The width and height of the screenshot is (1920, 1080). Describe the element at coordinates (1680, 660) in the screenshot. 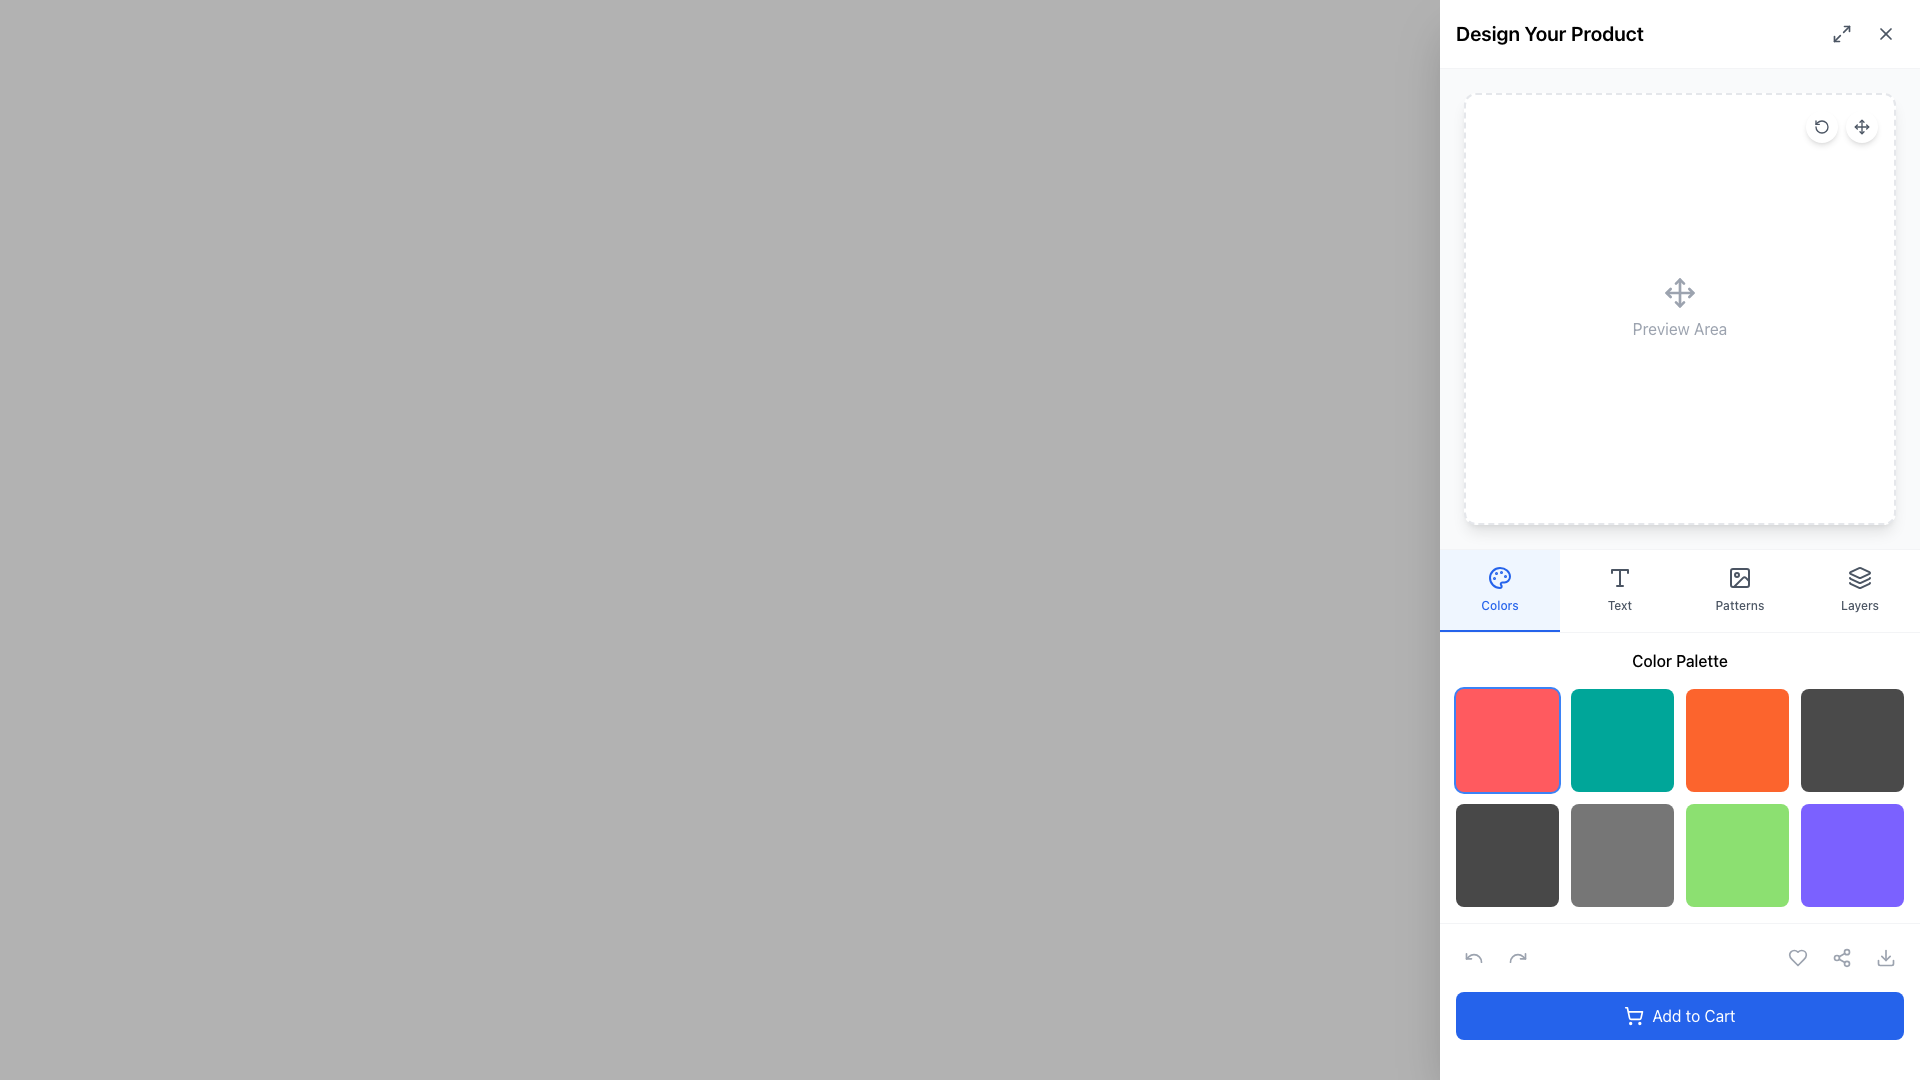

I see `the text label that serves as a header for the color palette section, located at the top center of the right panel interface` at that location.